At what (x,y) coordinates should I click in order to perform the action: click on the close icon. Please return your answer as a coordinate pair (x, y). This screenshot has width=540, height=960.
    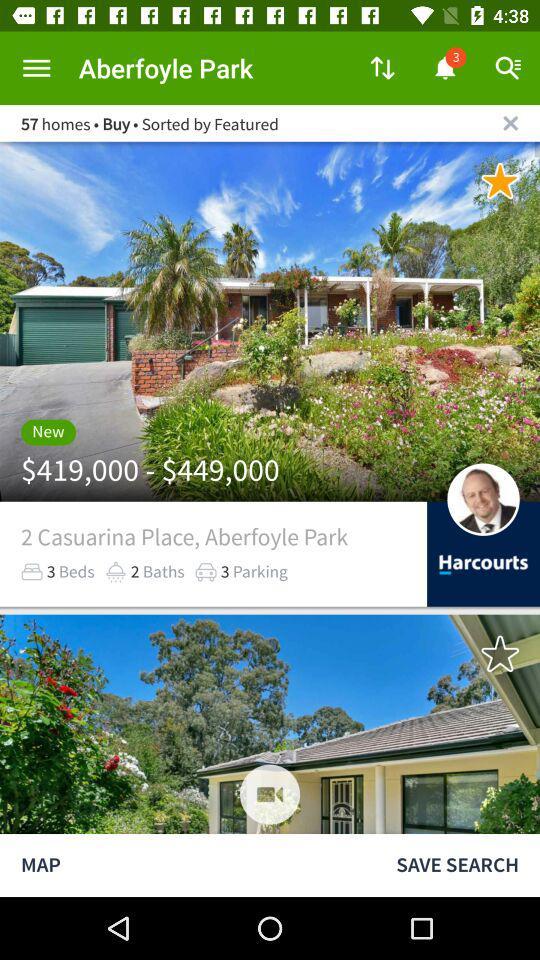
    Looking at the image, I should click on (510, 122).